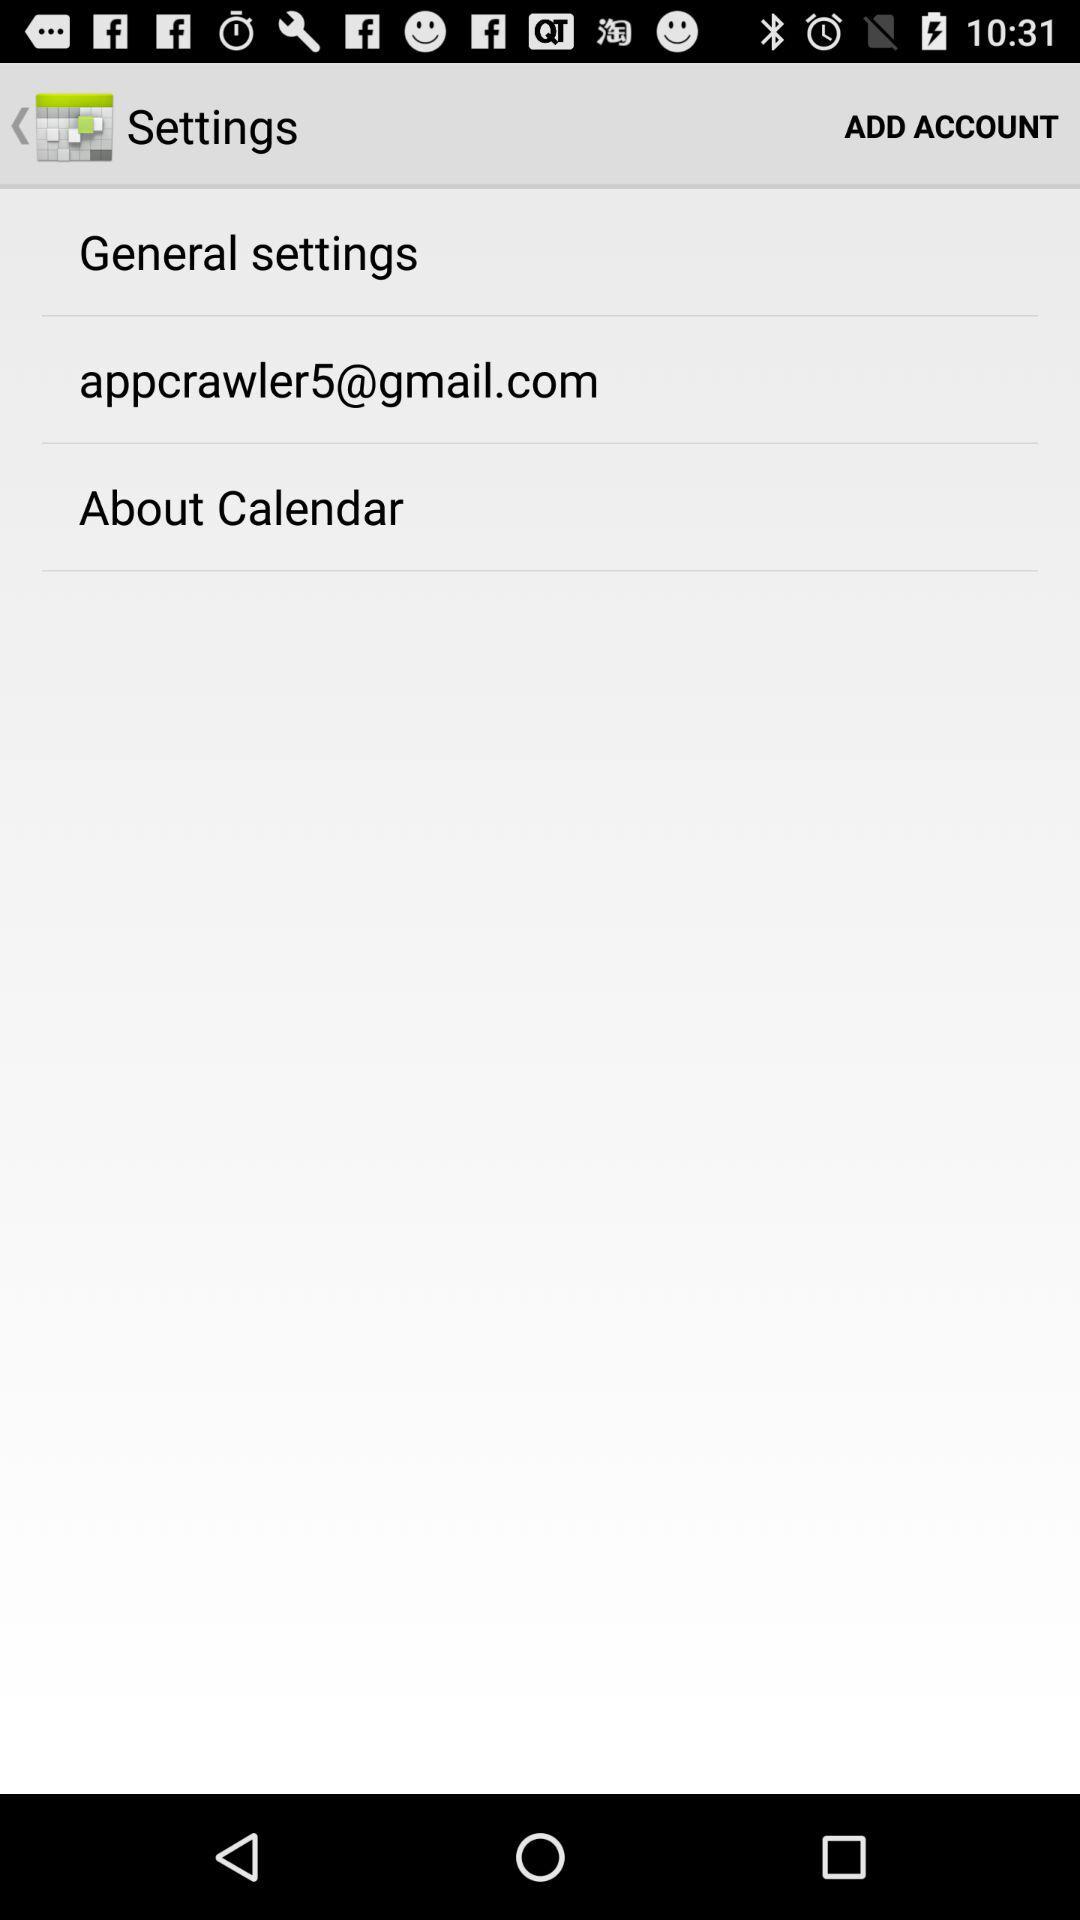 This screenshot has width=1080, height=1920. I want to click on the about calendar item, so click(240, 506).